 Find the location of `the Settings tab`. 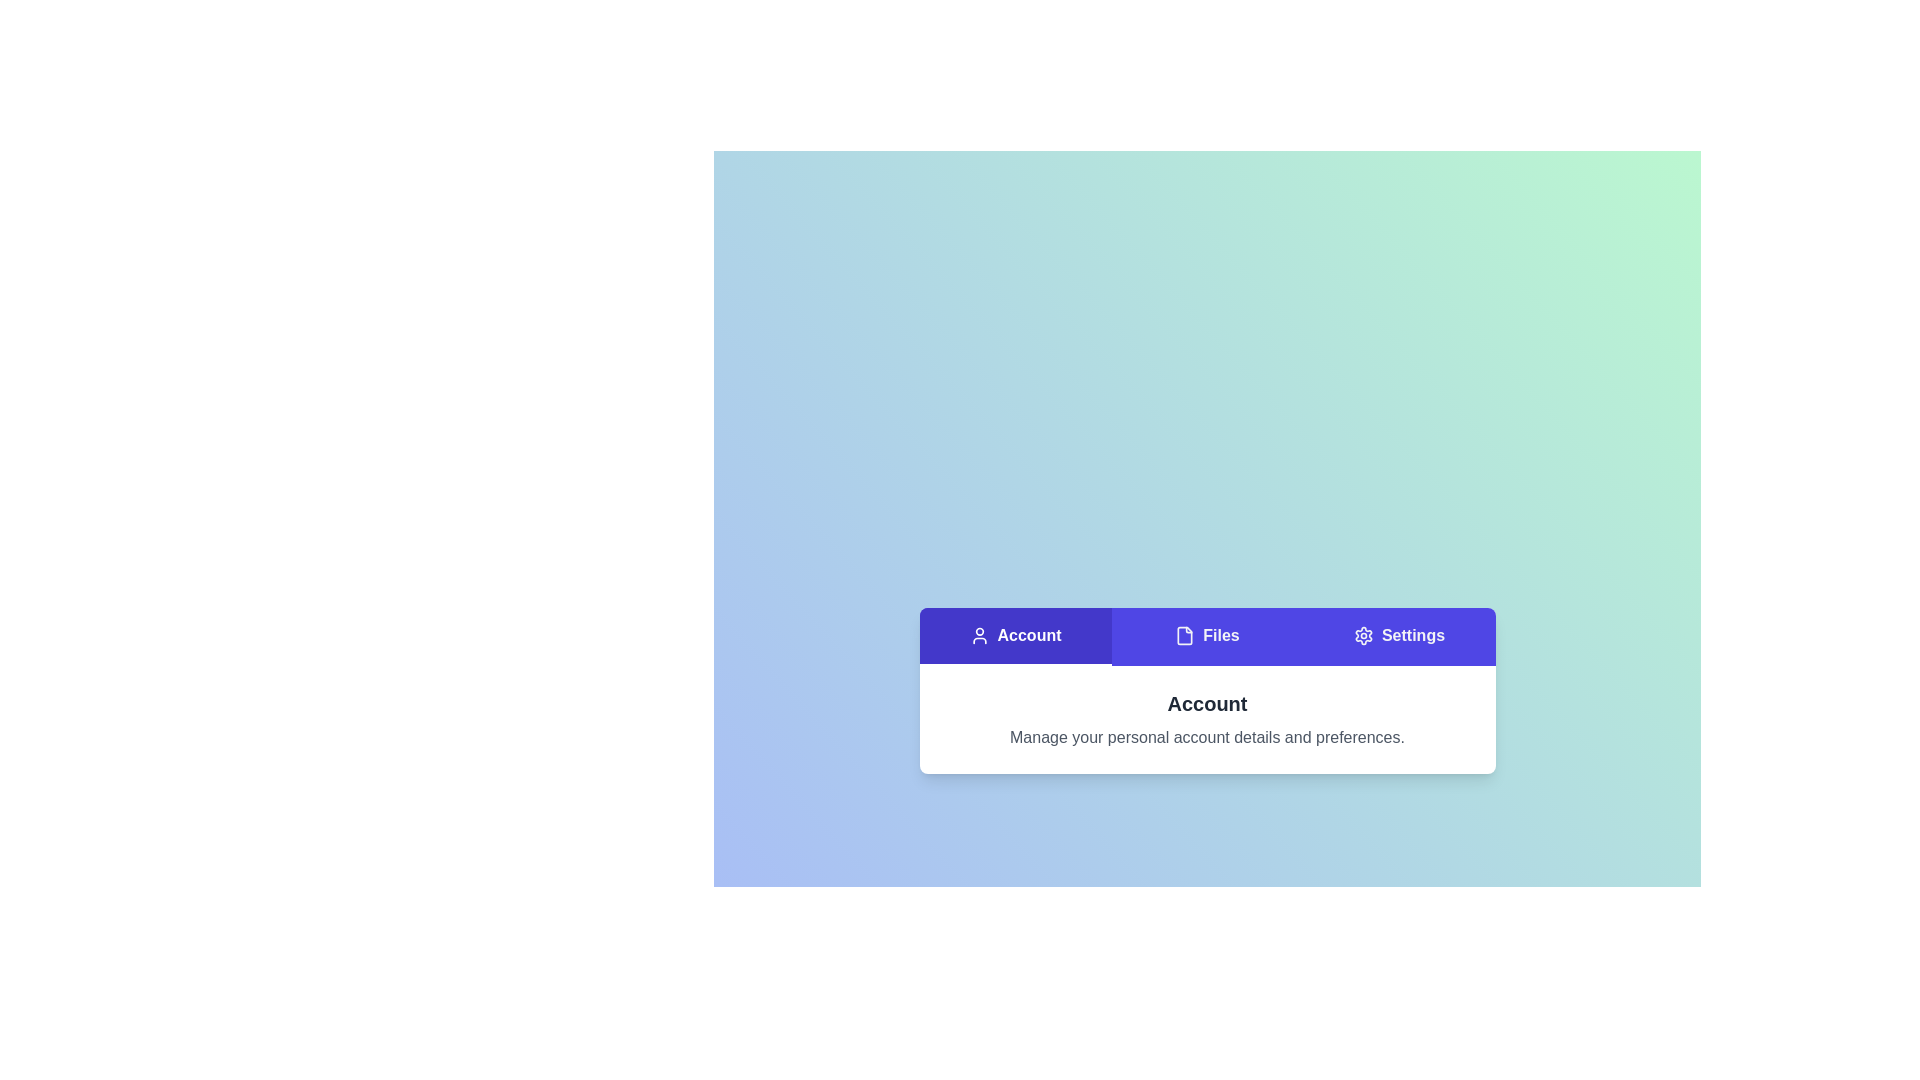

the Settings tab is located at coordinates (1398, 636).